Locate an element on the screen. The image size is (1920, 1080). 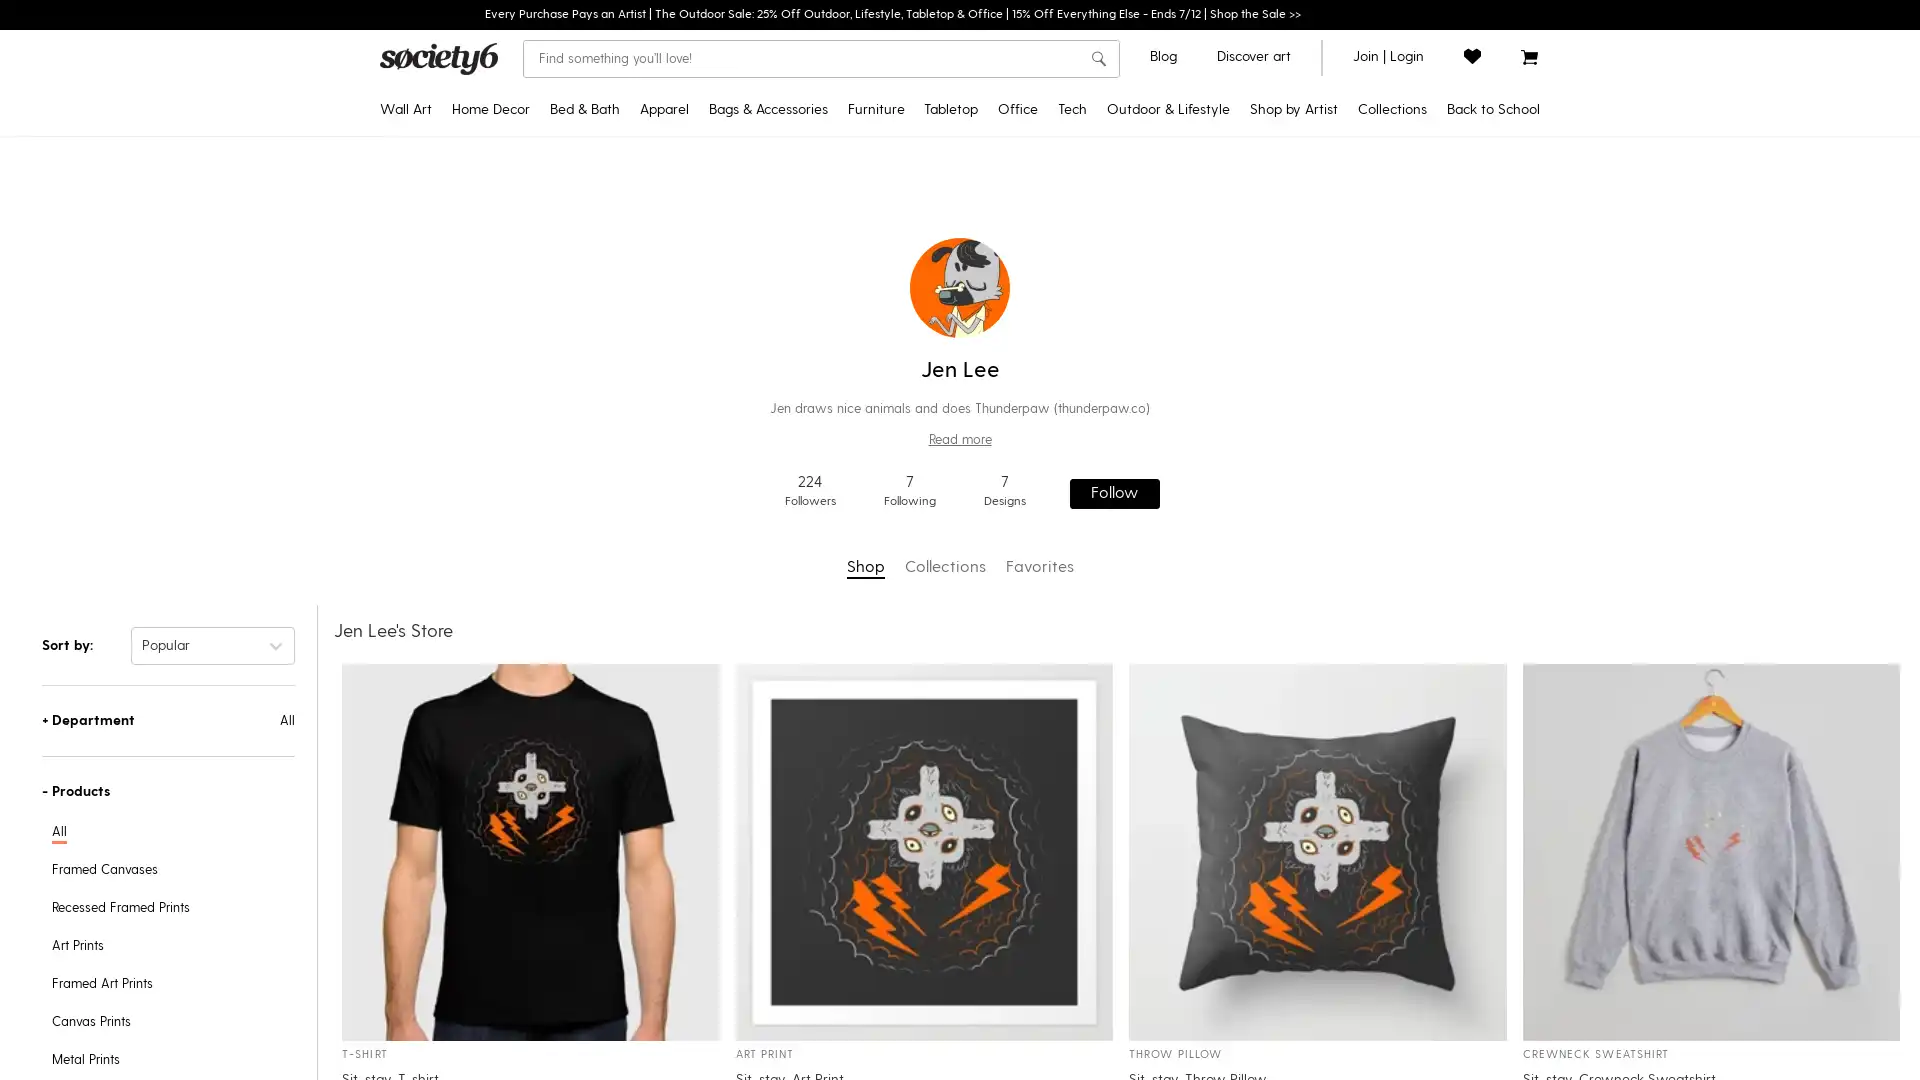
Stationery Cards is located at coordinates (1067, 418).